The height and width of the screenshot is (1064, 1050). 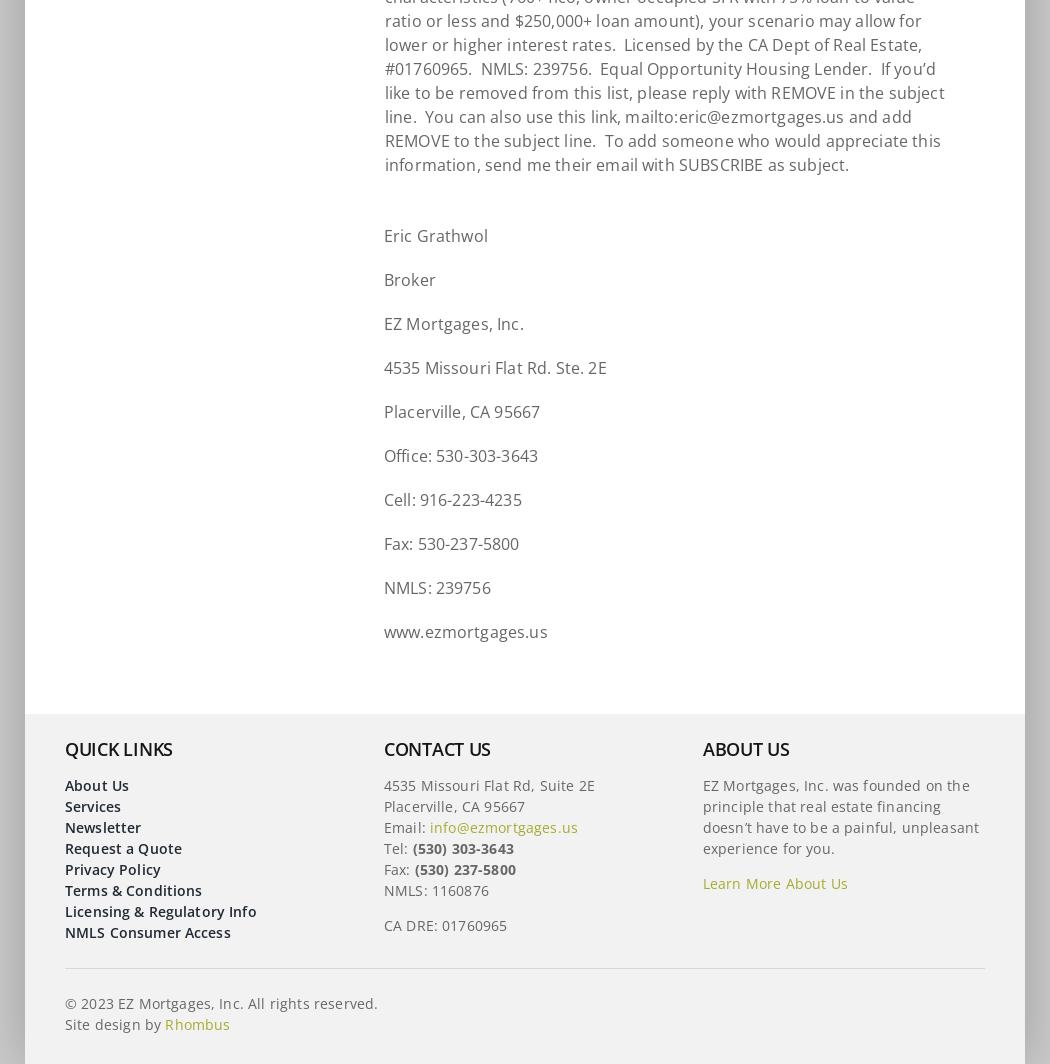 I want to click on 'EZ Mortgages, Inc. was founded on the principle that real estate financing doesn’t have to be a painful, unpleasant experience for you.', so click(x=702, y=817).